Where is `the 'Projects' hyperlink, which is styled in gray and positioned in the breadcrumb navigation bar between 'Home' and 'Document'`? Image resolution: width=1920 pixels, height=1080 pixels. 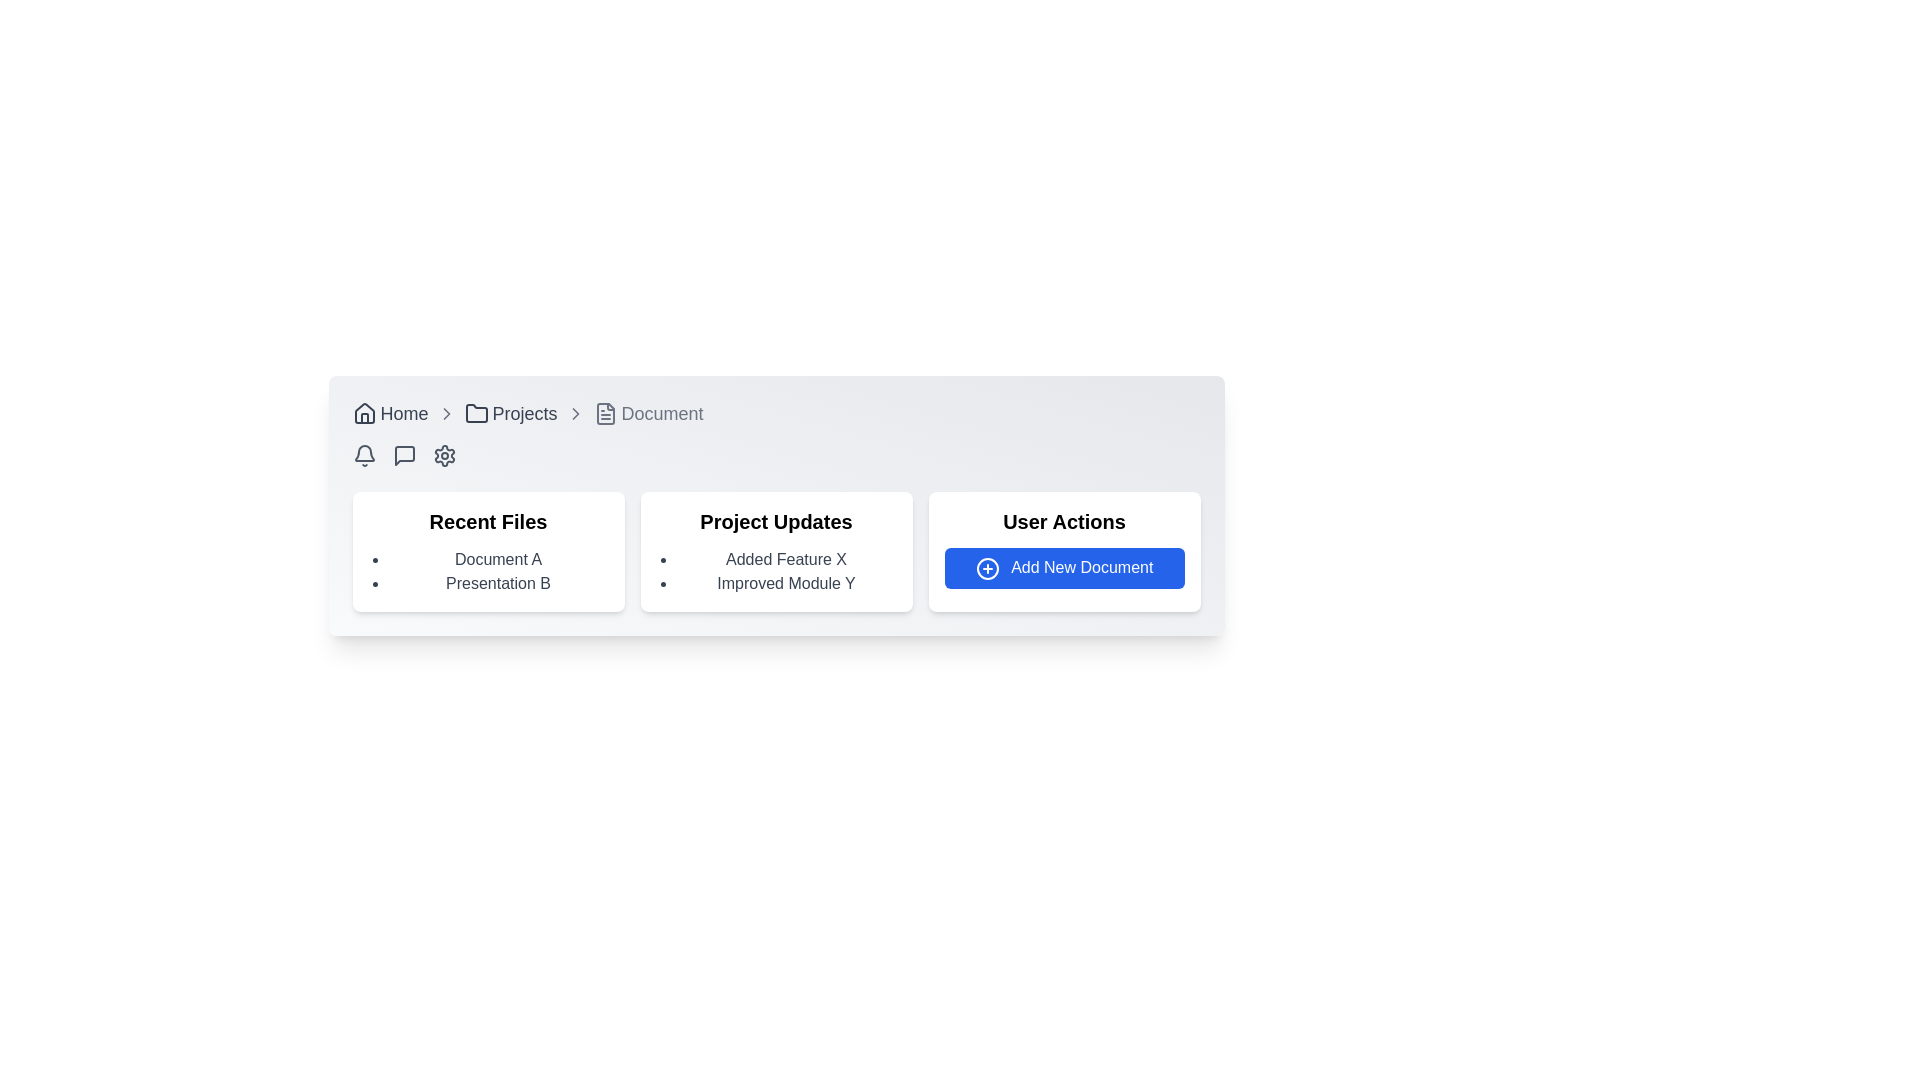
the 'Projects' hyperlink, which is styled in gray and positioned in the breadcrumb navigation bar between 'Home' and 'Document' is located at coordinates (511, 412).